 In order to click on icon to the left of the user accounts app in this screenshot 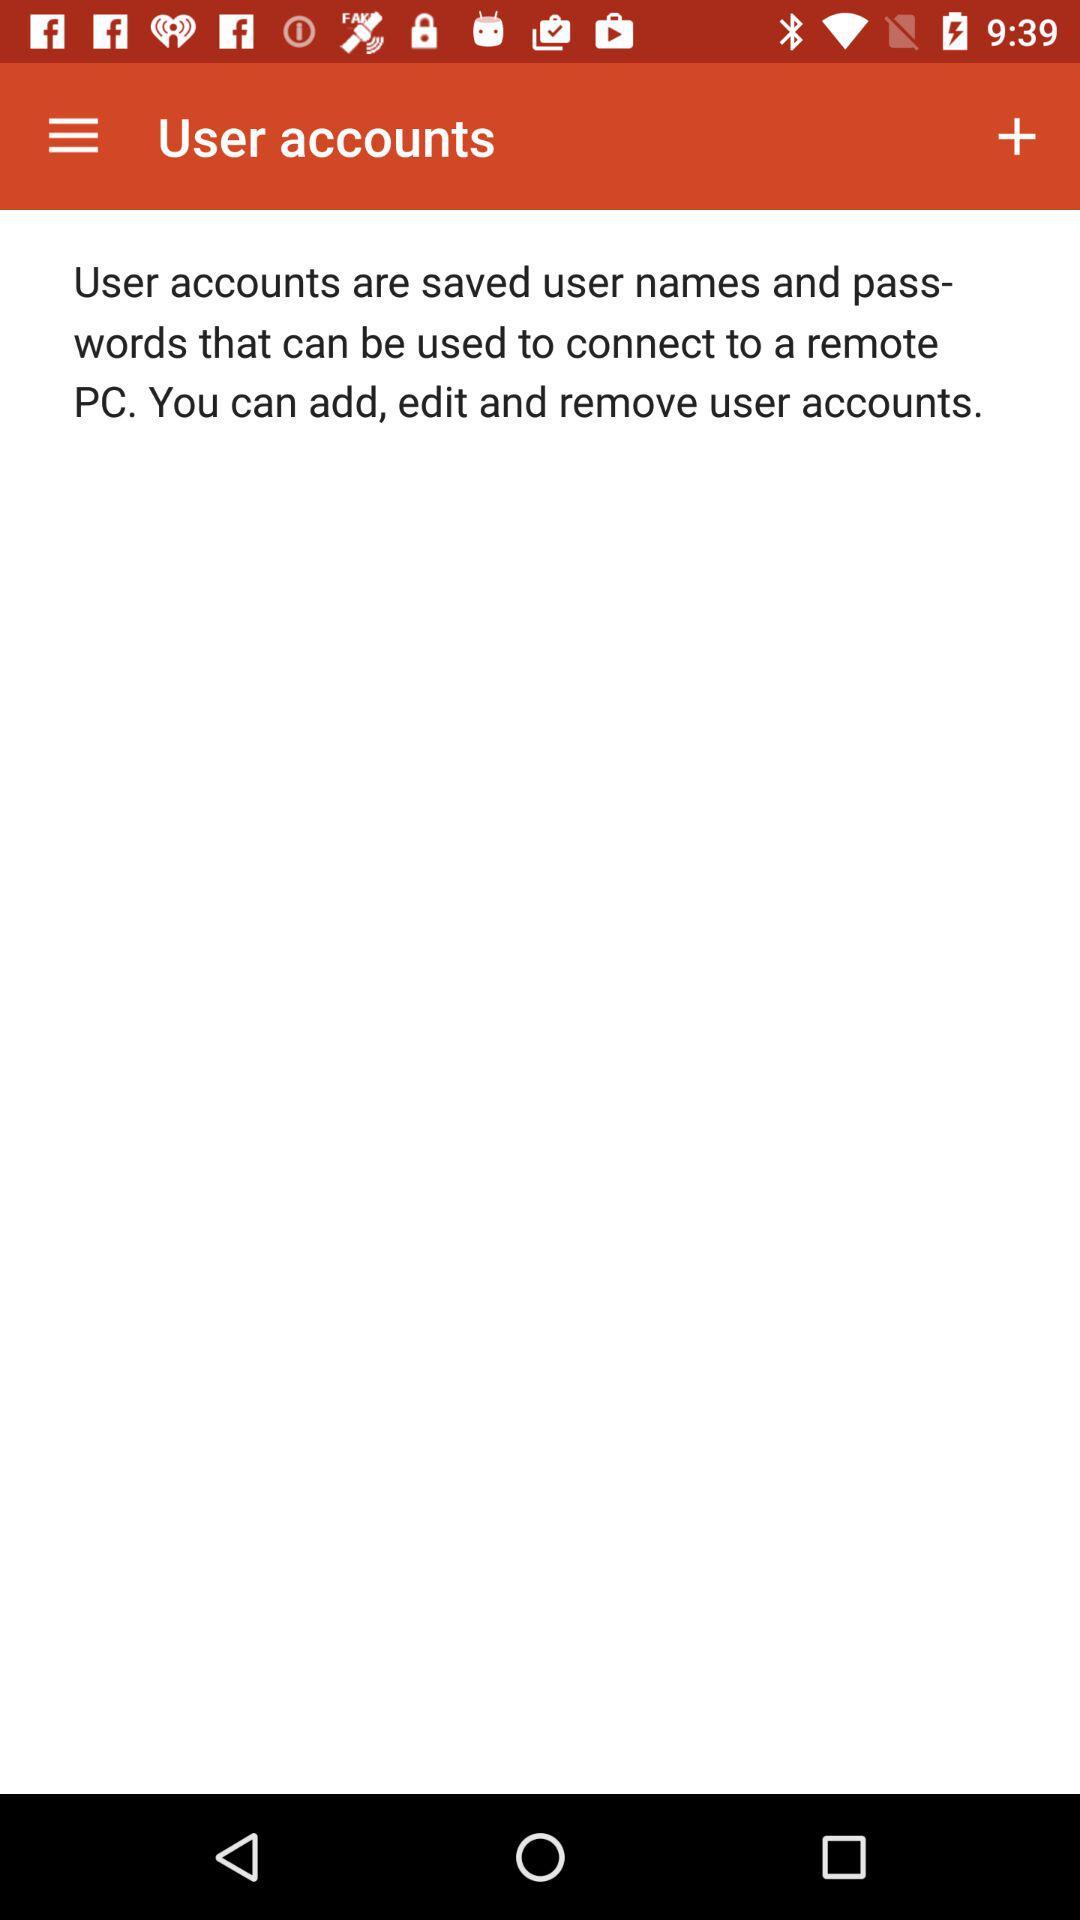, I will do `click(72, 135)`.